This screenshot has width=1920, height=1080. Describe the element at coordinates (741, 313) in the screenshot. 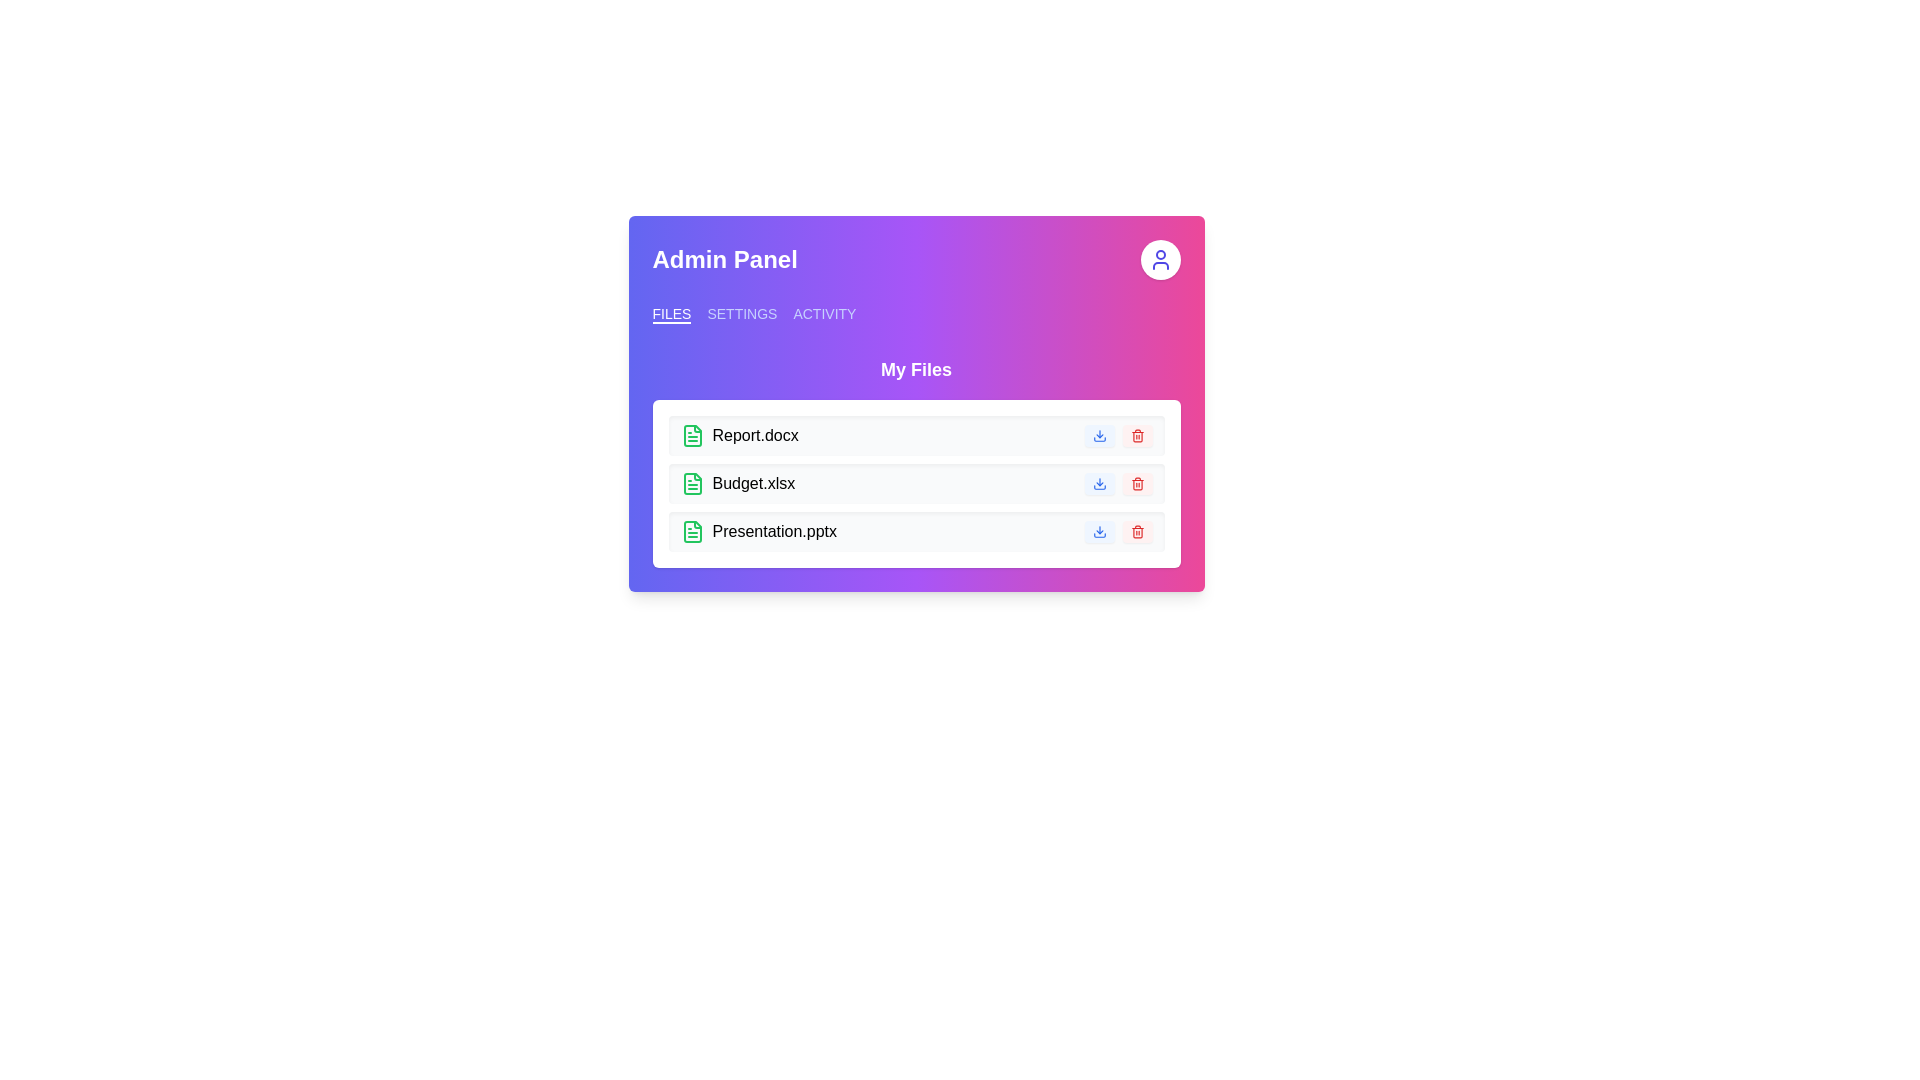

I see `the 'SETTINGS' navigation label, which is styled with light indigo text color and is positioned between the 'FILES' and 'ACTIVITY' labels in the navigation bar` at that location.